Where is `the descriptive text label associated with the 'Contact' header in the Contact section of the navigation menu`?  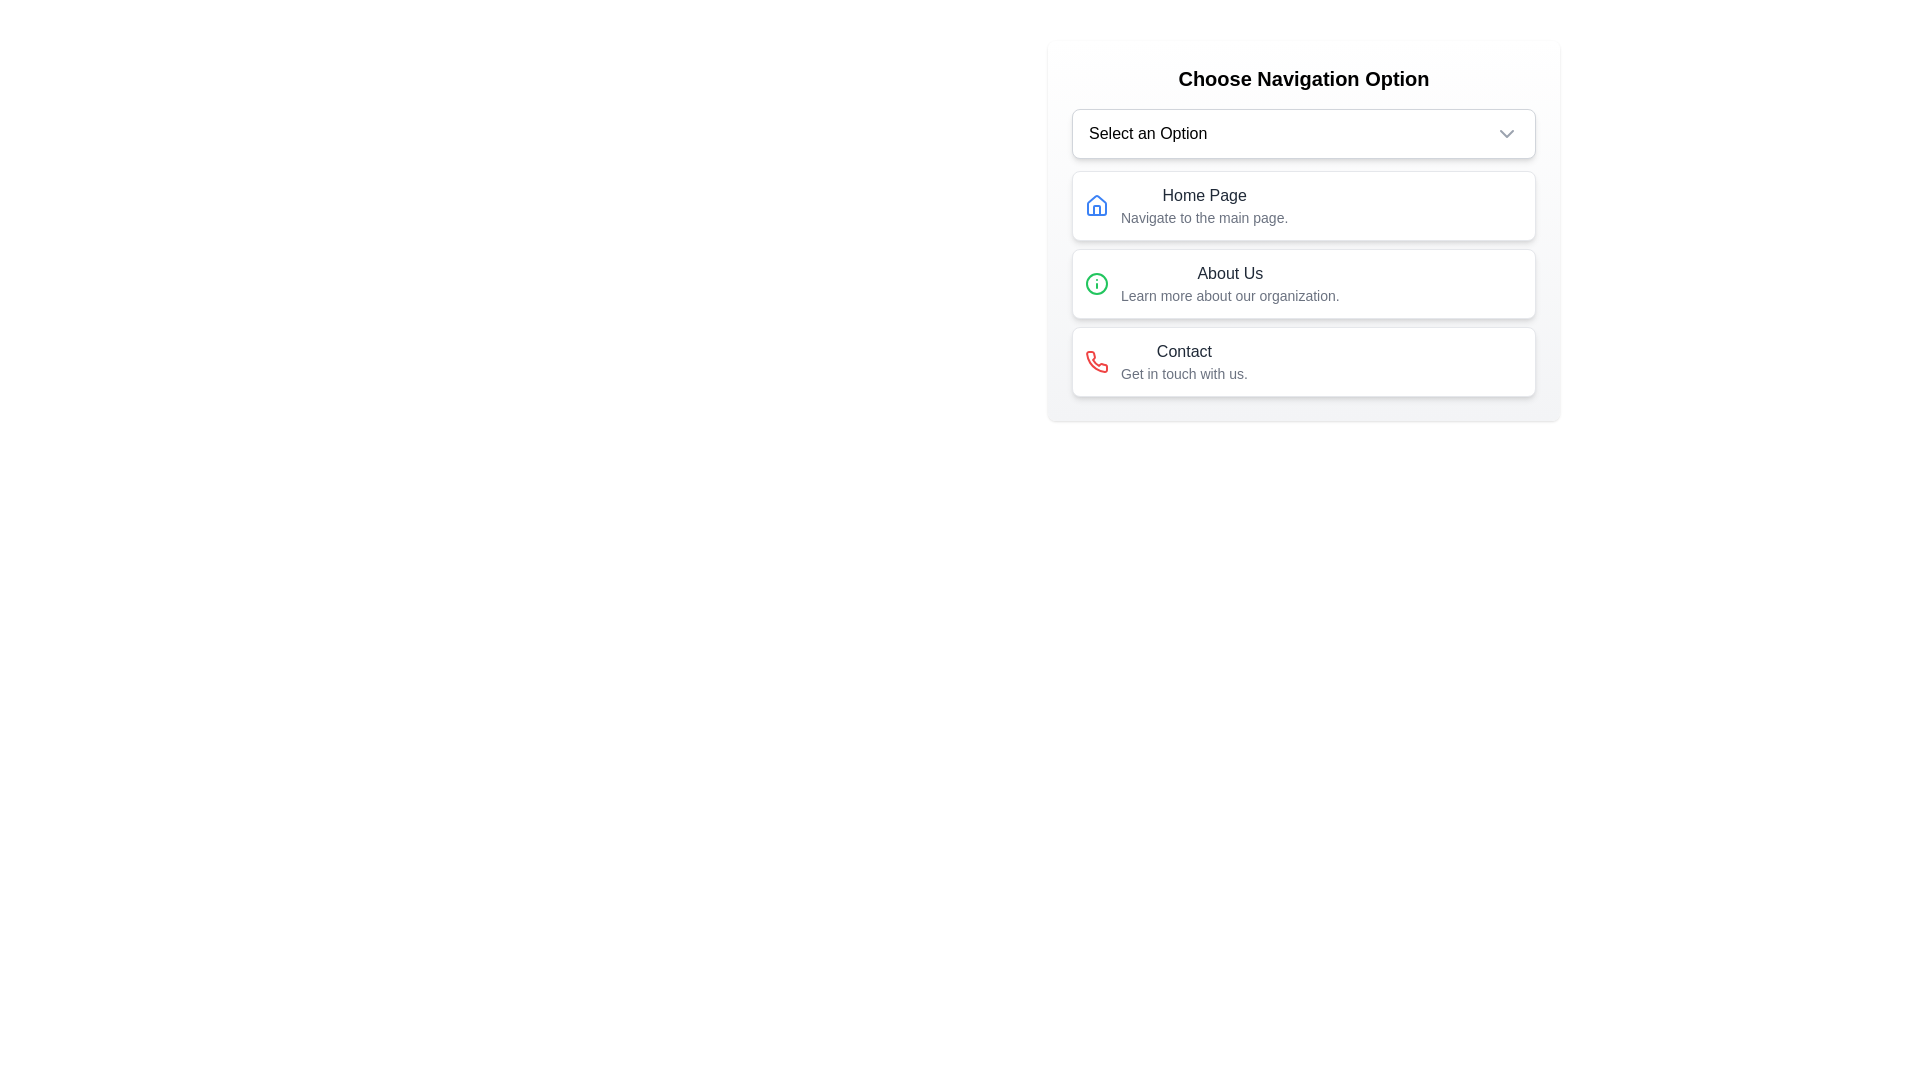
the descriptive text label associated with the 'Contact' header in the Contact section of the navigation menu is located at coordinates (1184, 374).